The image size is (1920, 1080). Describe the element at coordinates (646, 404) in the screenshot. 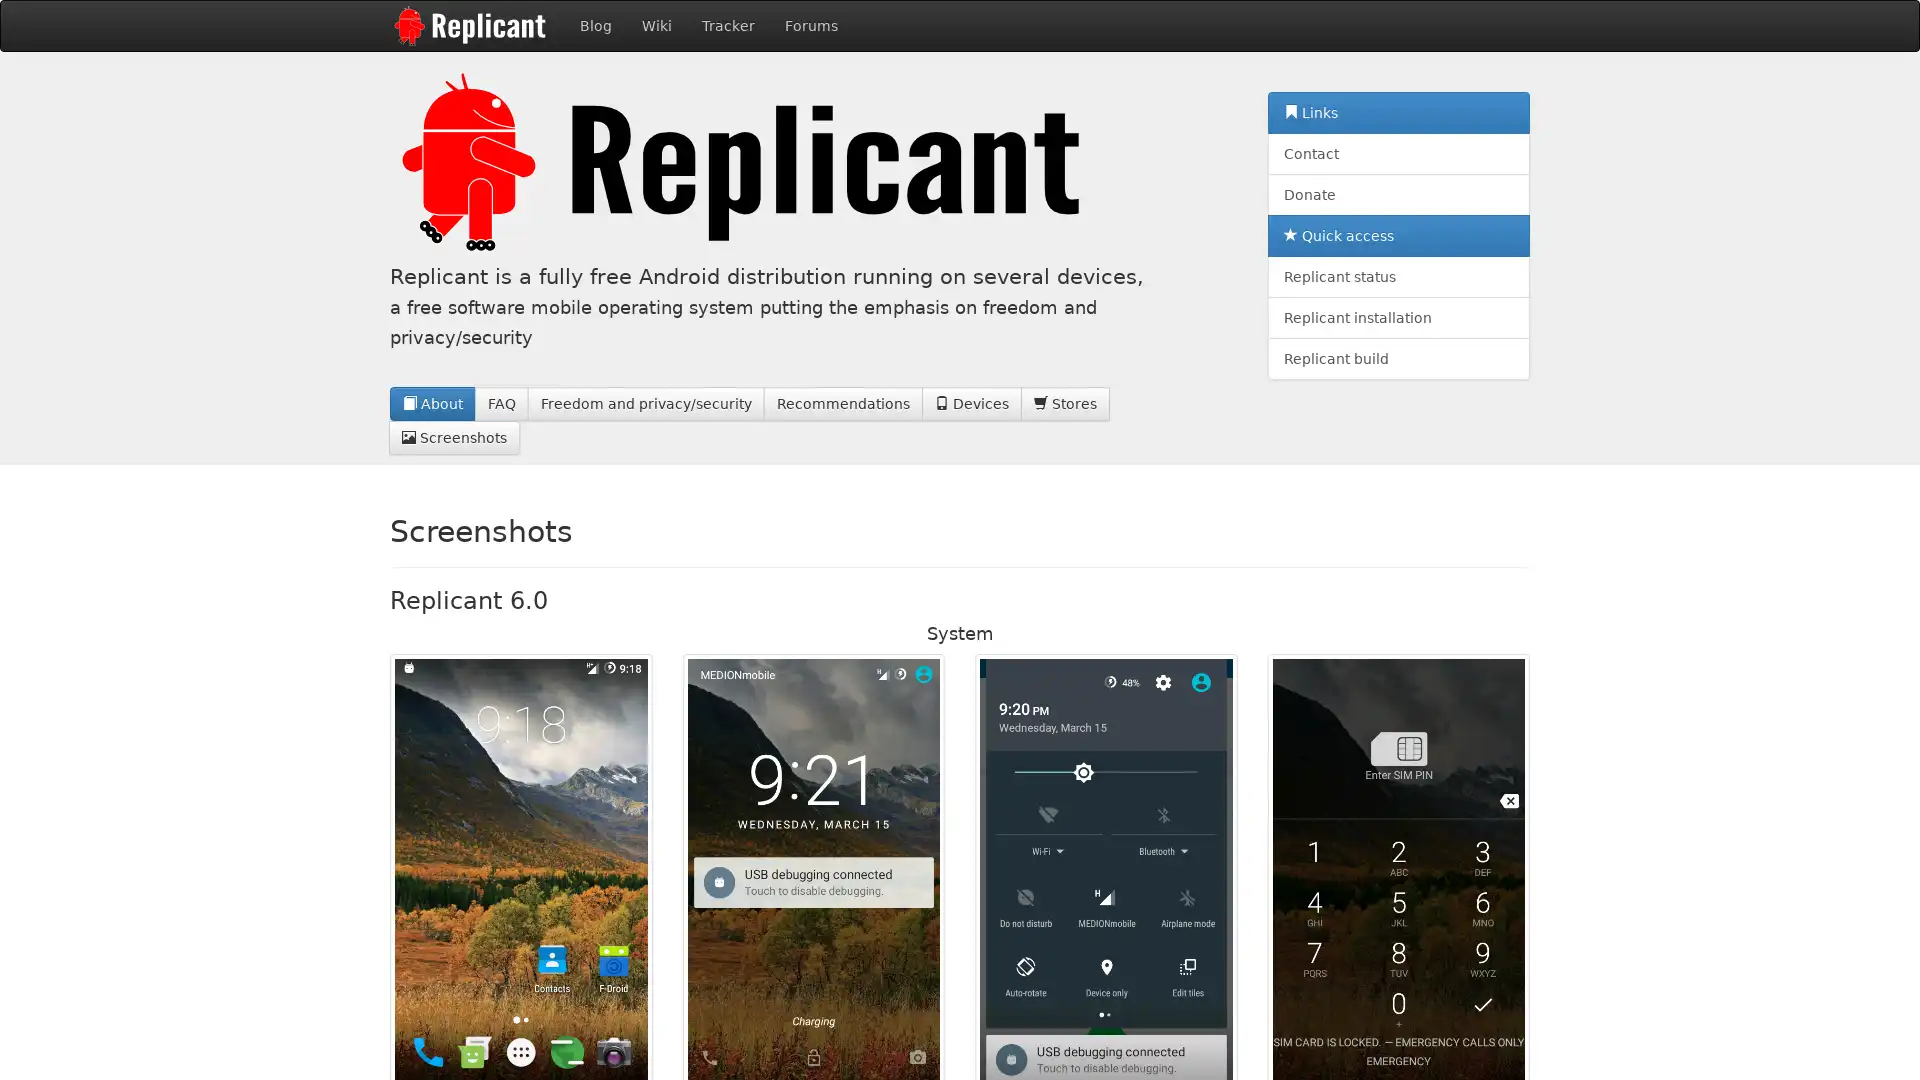

I see `Freedom and privacy/security` at that location.